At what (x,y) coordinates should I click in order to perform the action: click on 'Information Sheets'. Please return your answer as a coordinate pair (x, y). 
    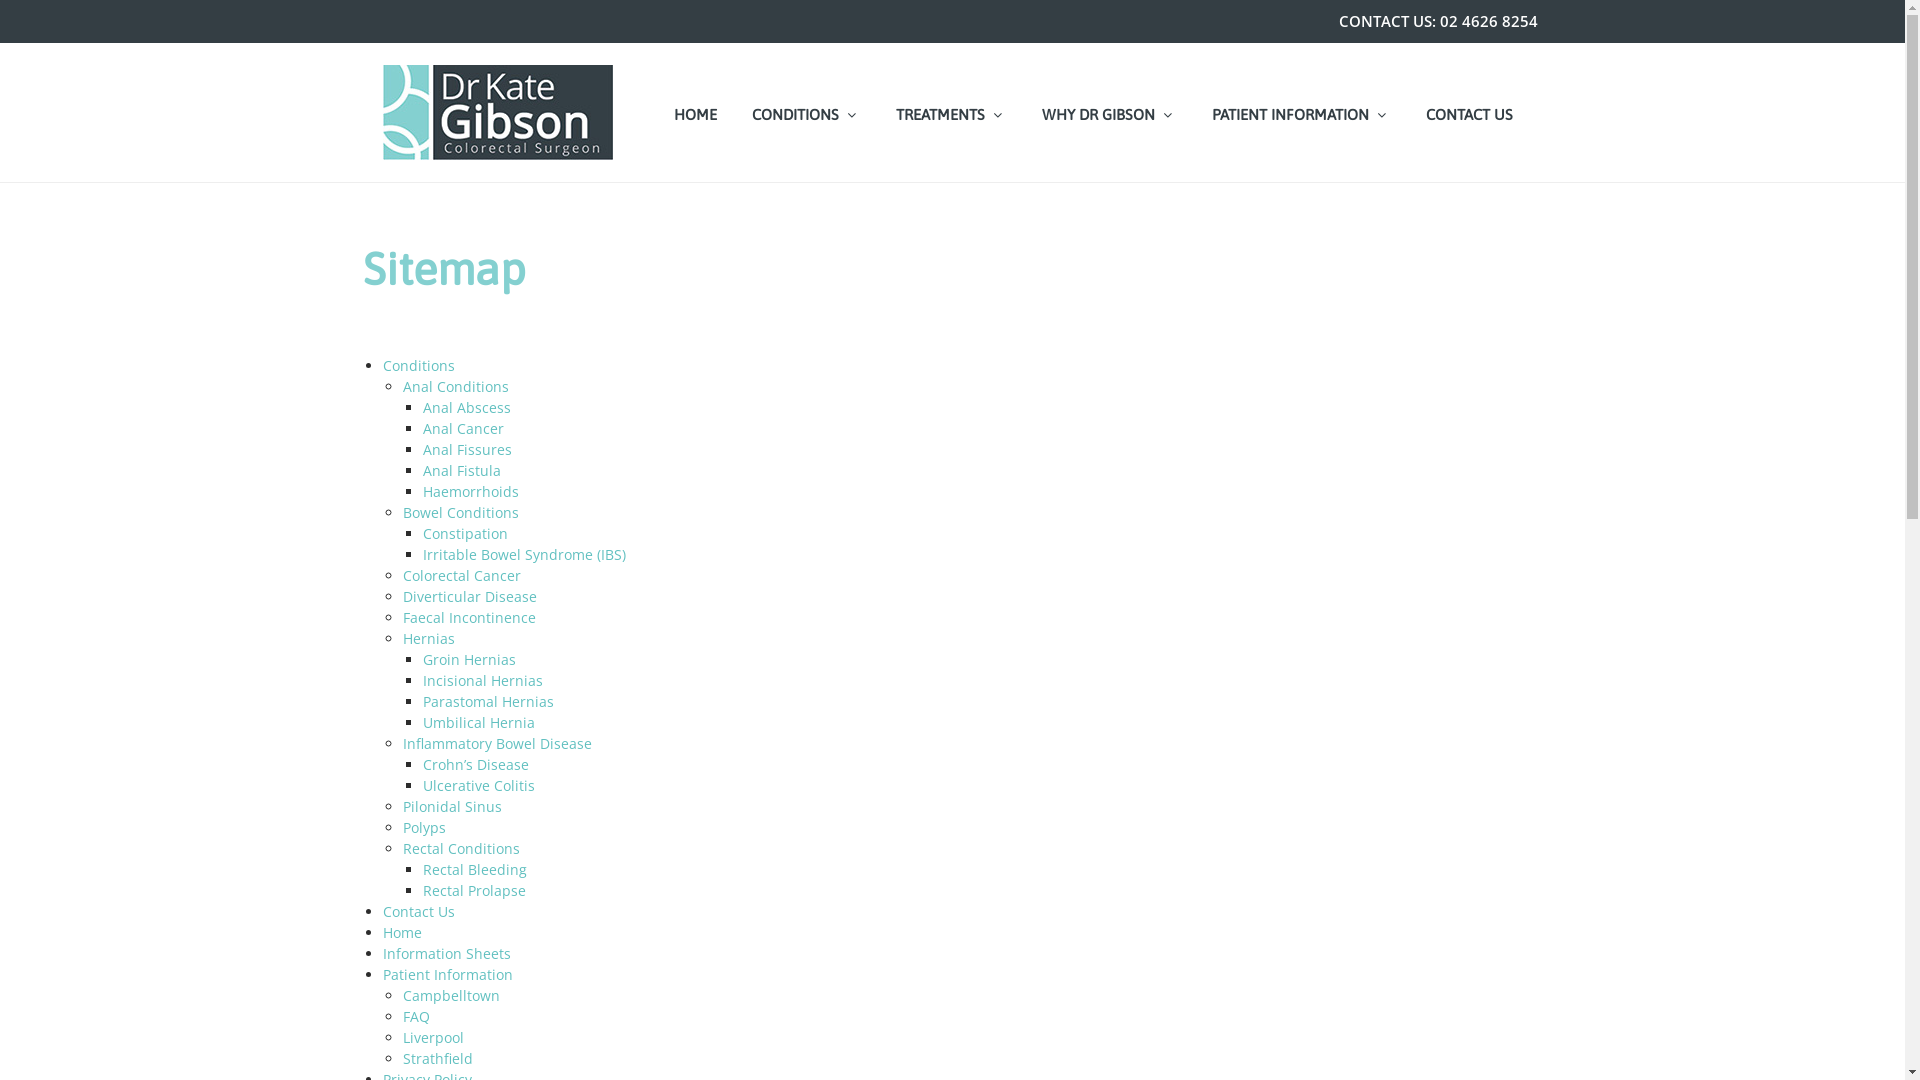
    Looking at the image, I should click on (445, 952).